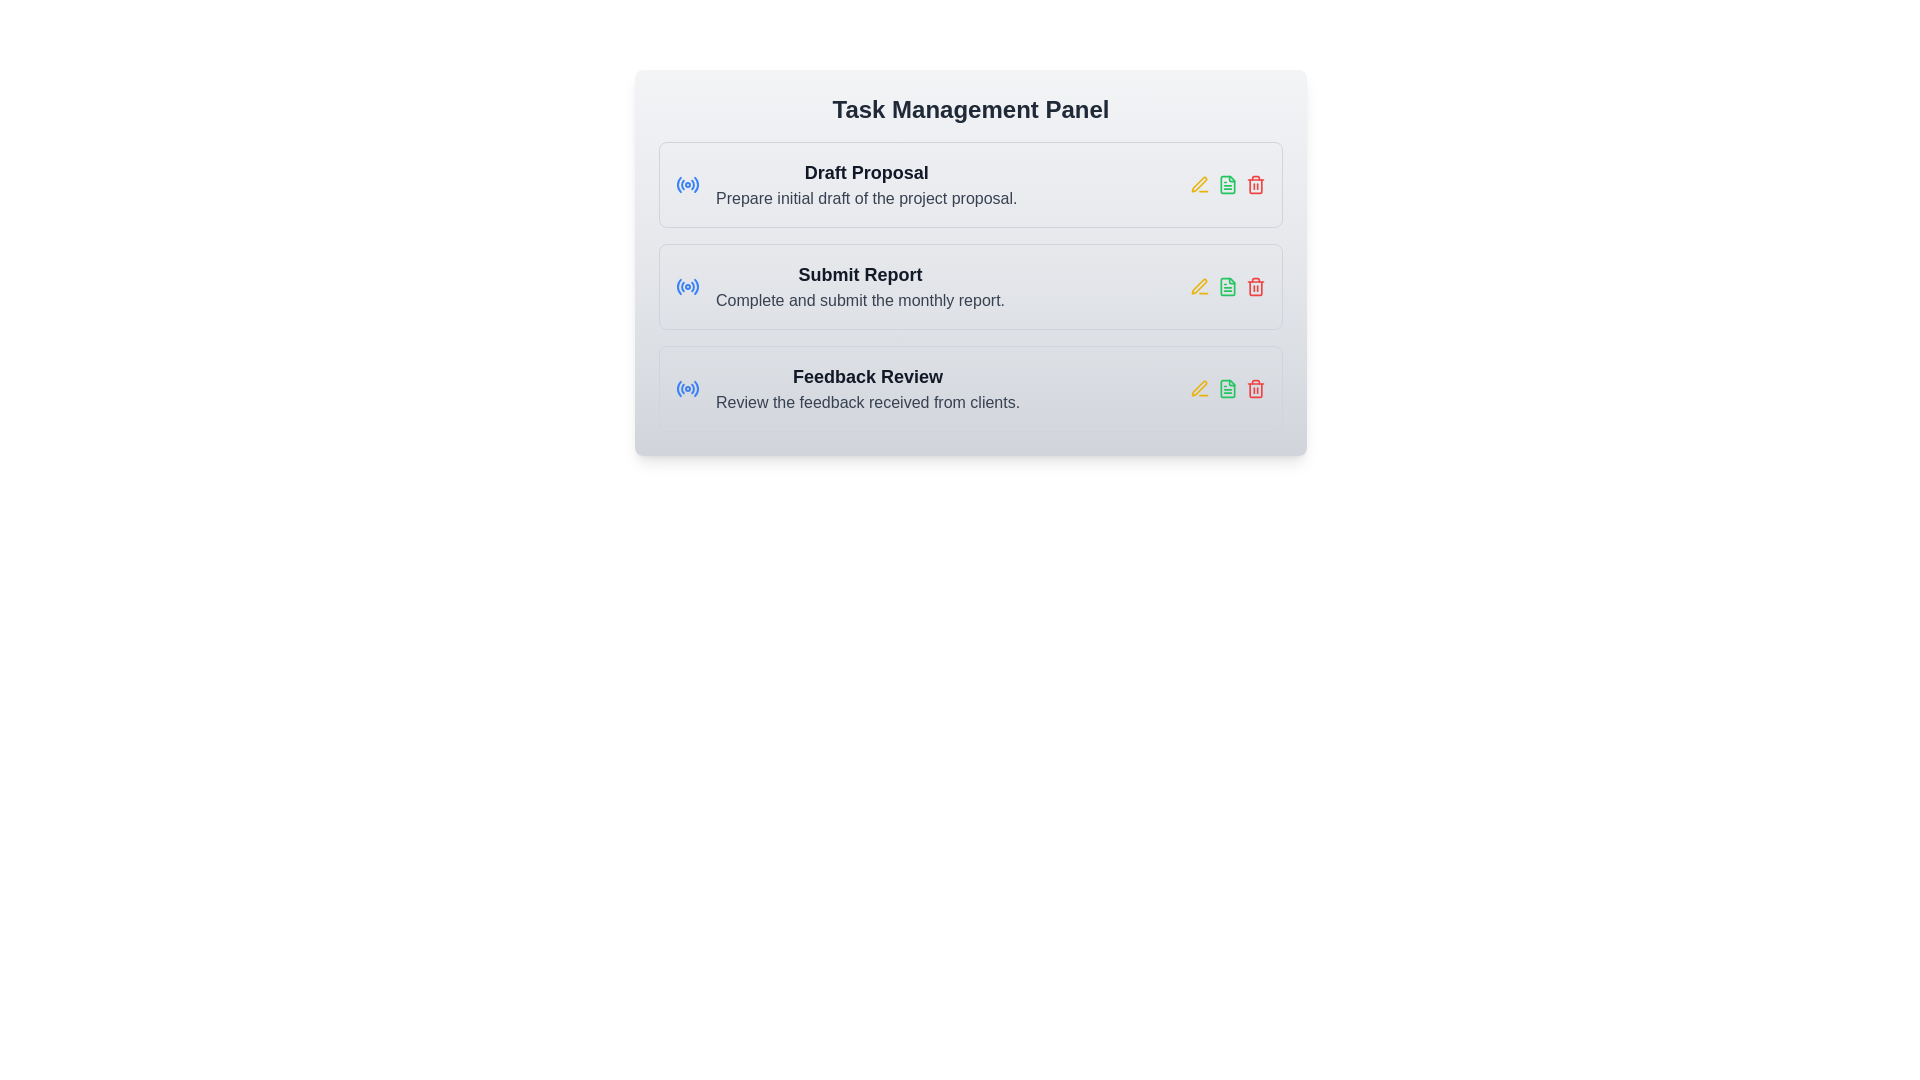 The image size is (1920, 1080). What do you see at coordinates (1255, 185) in the screenshot?
I see `the delete icon located at the farthest right of the 'Draft Proposal' task row` at bounding box center [1255, 185].